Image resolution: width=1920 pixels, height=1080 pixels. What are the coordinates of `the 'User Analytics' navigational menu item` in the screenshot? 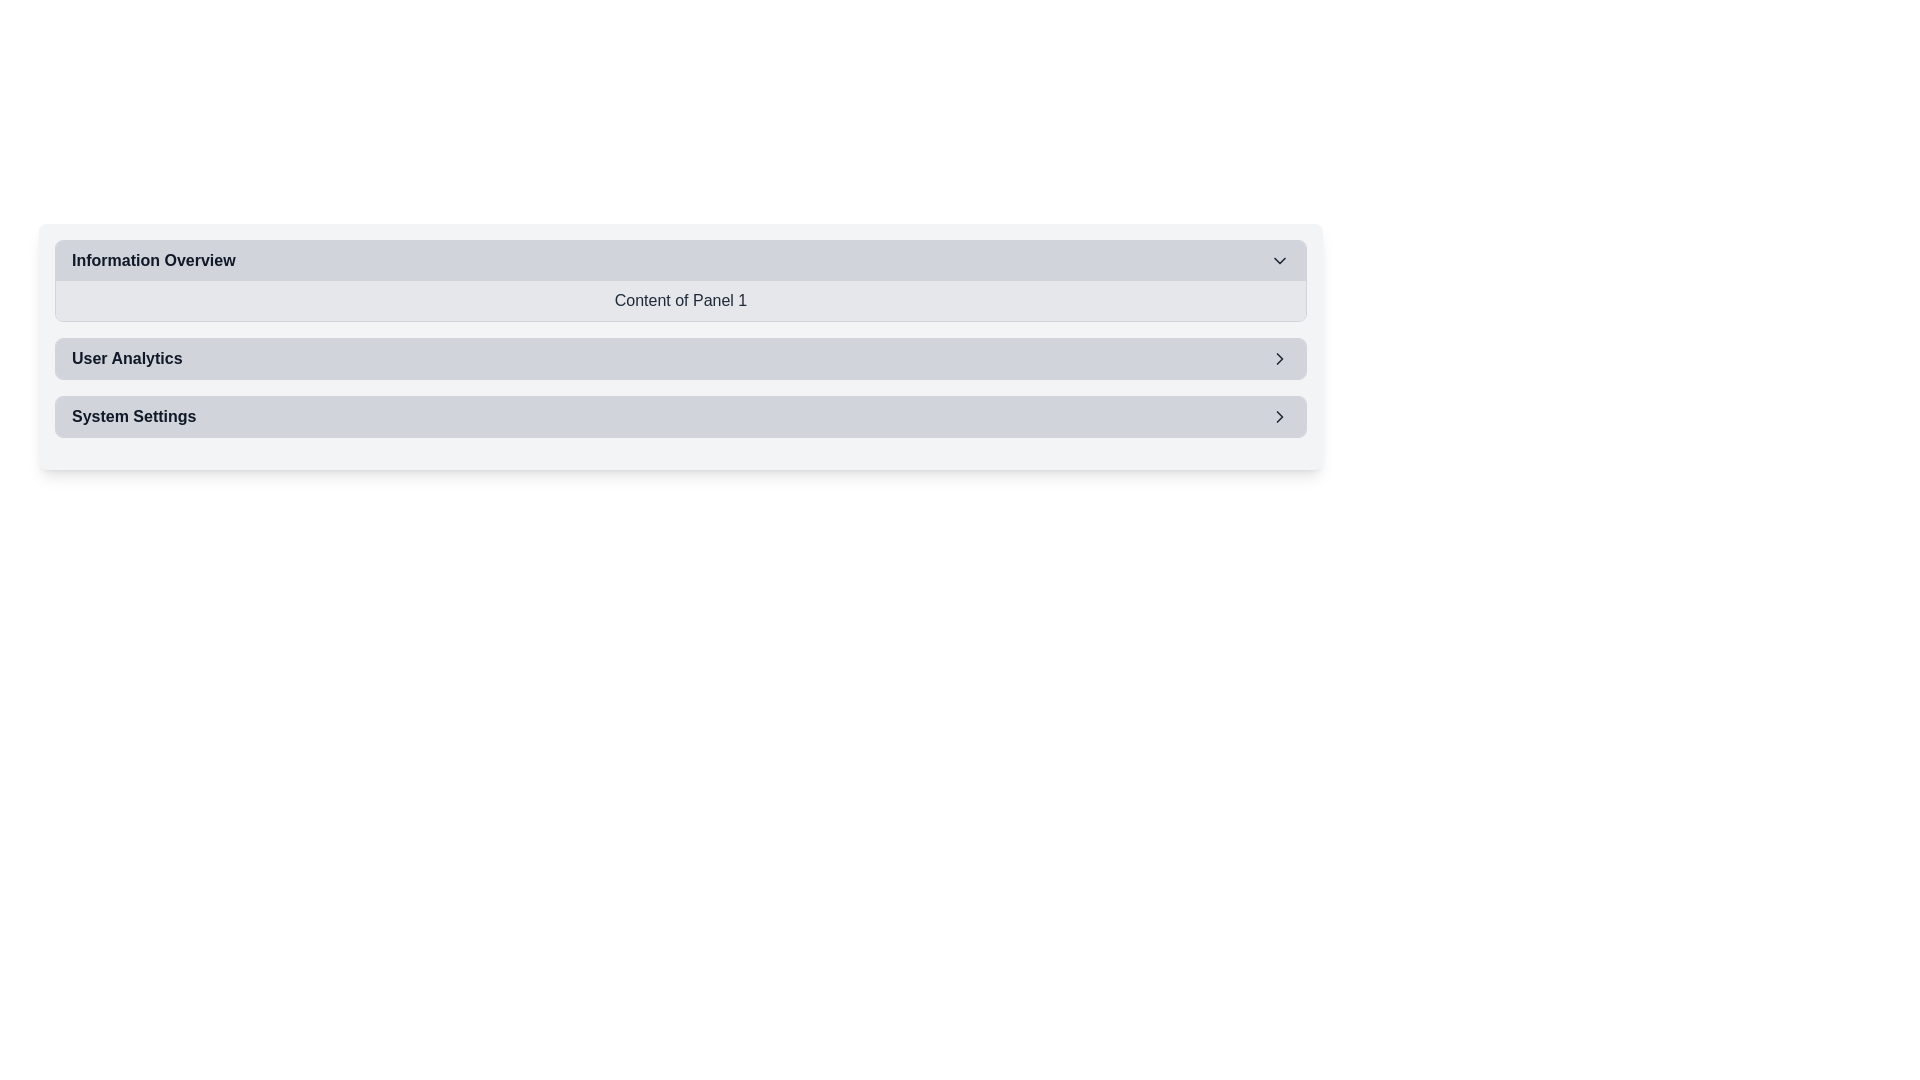 It's located at (681, 357).